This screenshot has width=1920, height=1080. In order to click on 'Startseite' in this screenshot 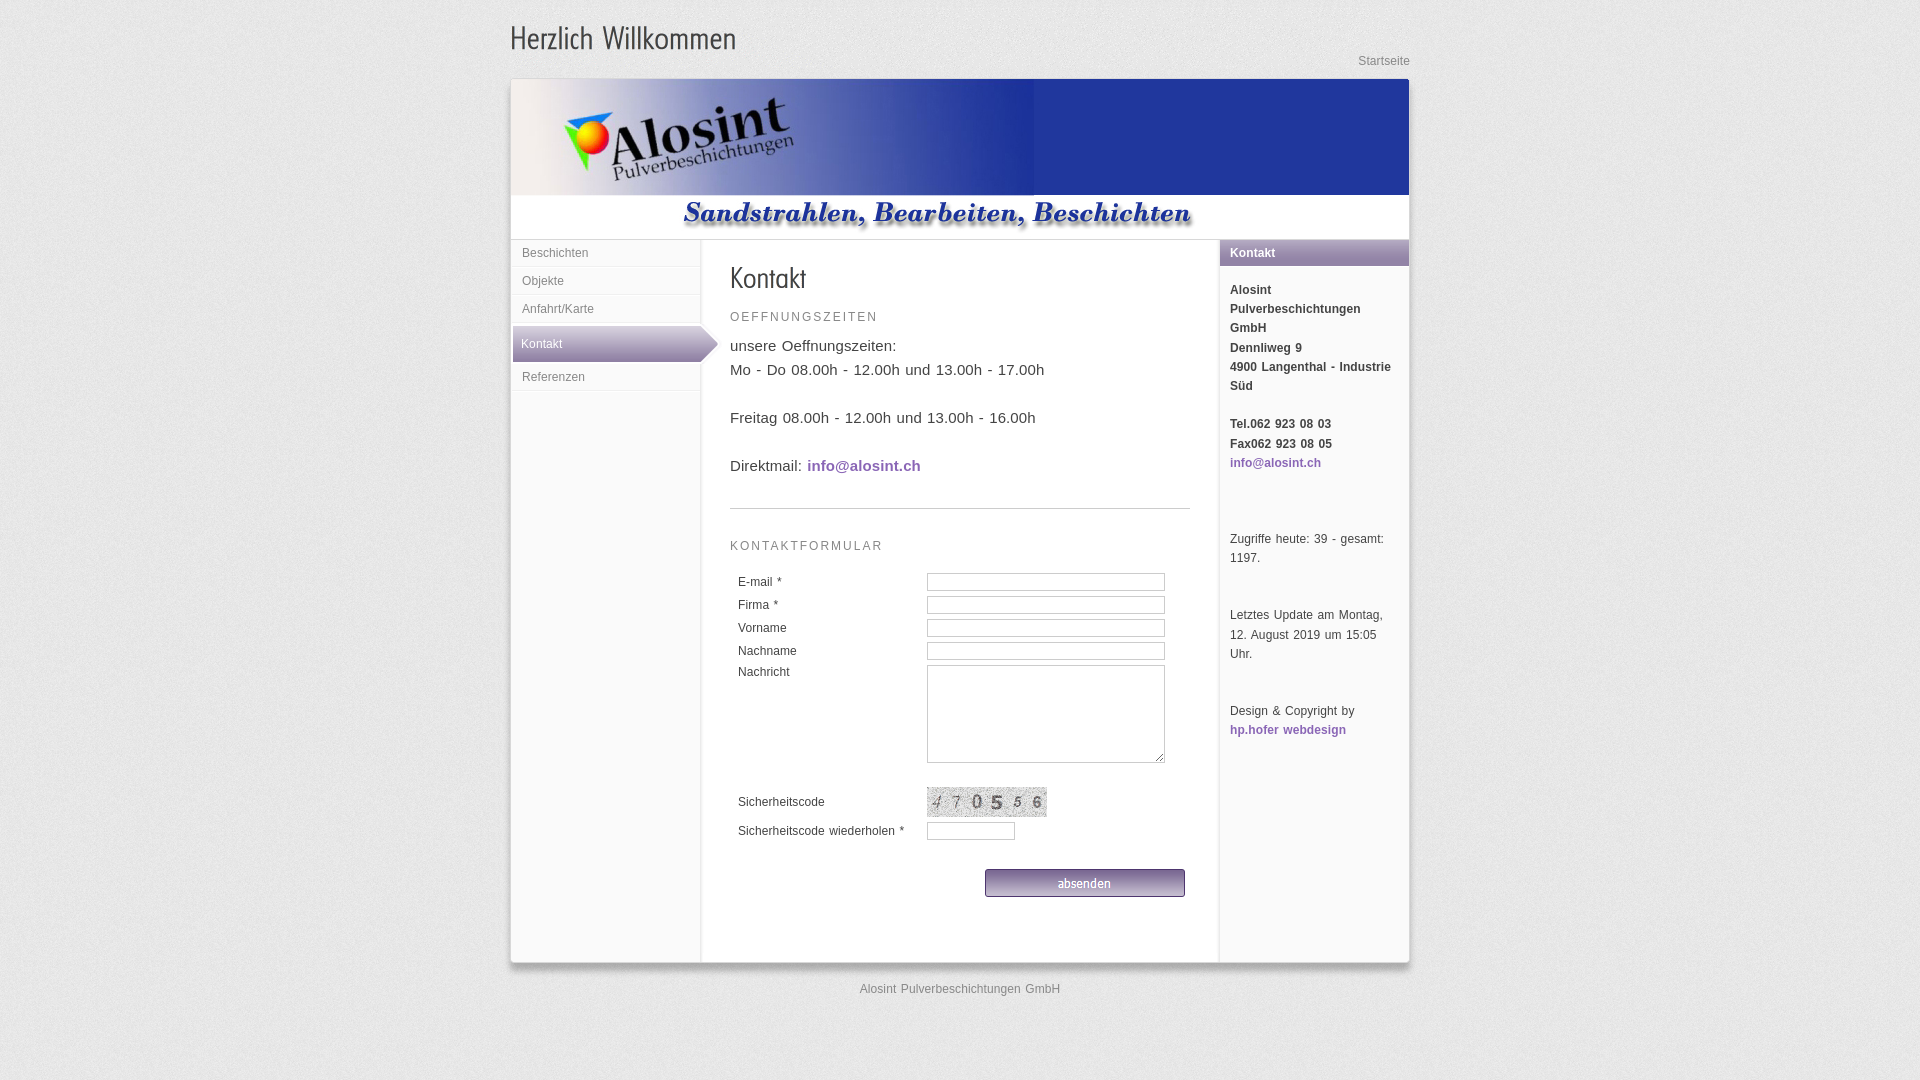, I will do `click(1382, 60)`.